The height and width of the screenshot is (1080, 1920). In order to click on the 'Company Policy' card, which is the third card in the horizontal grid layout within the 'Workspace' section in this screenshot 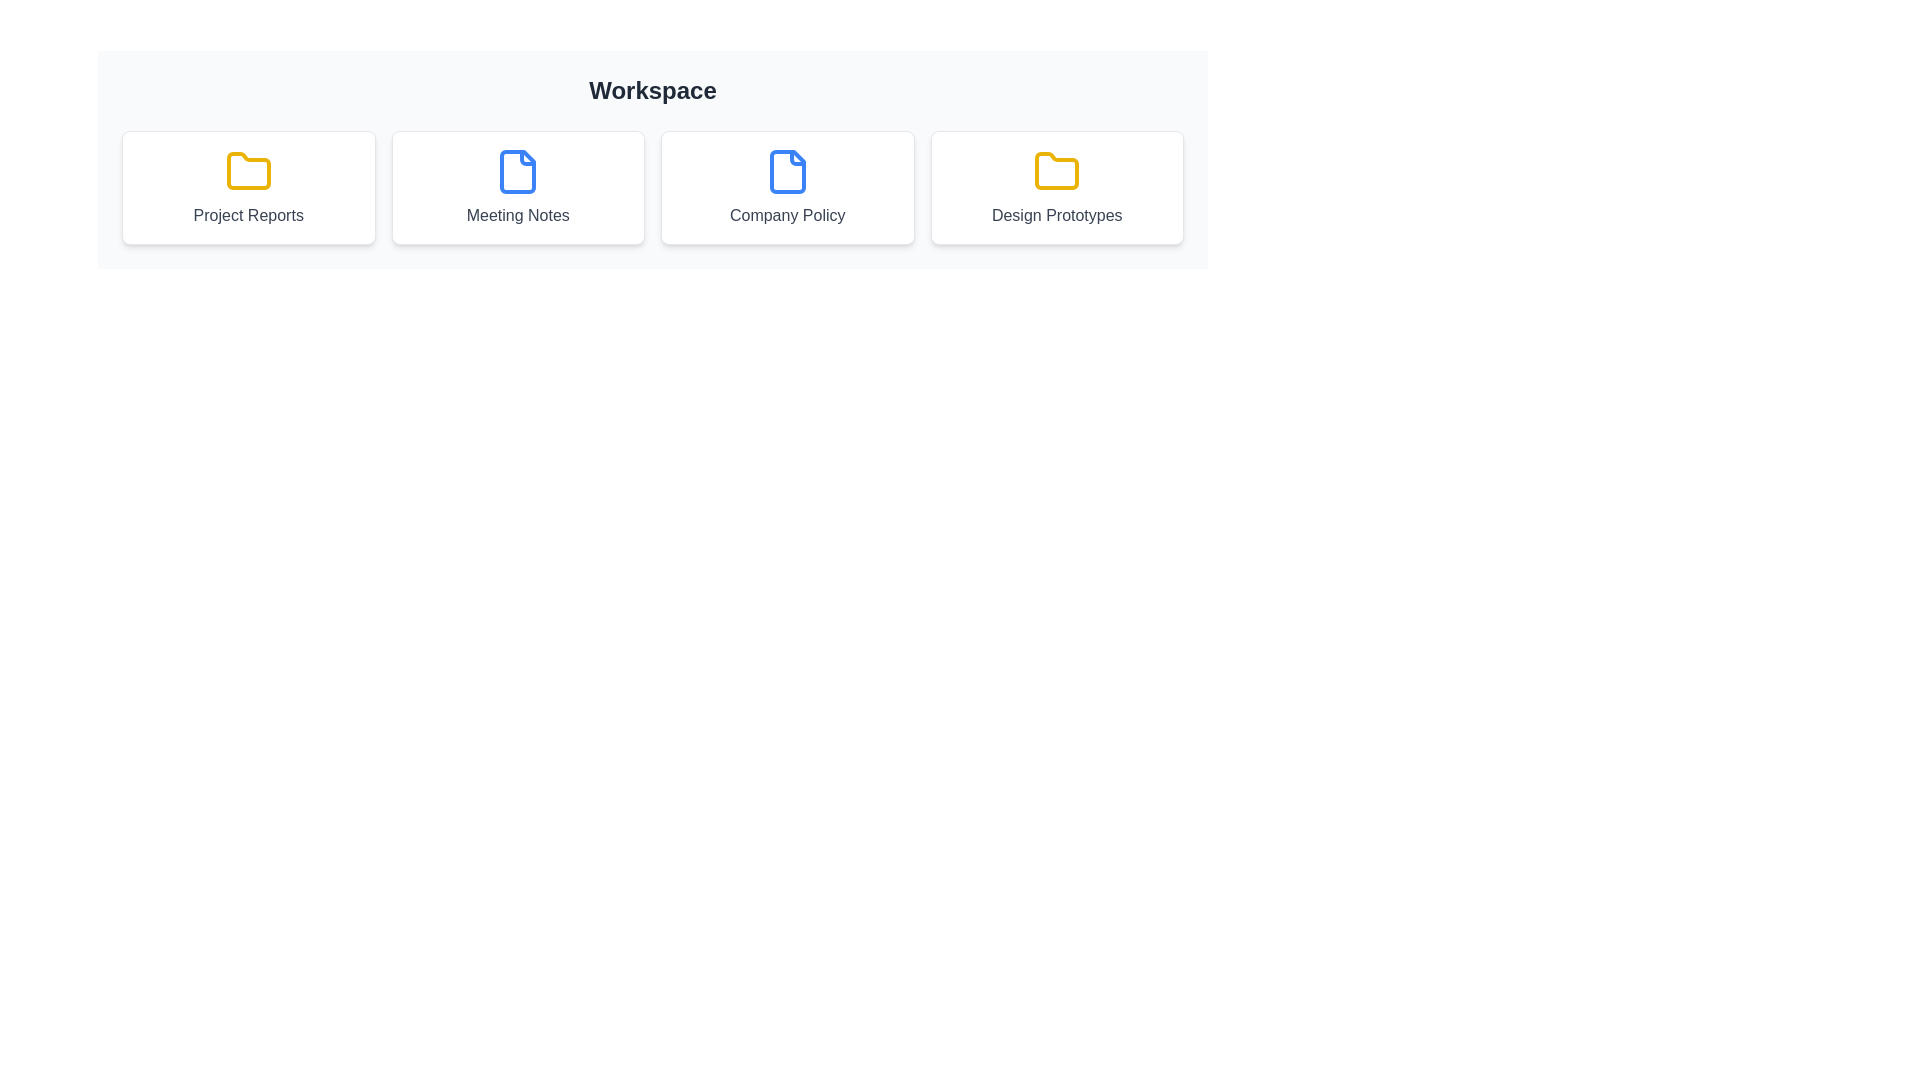, I will do `click(786, 188)`.